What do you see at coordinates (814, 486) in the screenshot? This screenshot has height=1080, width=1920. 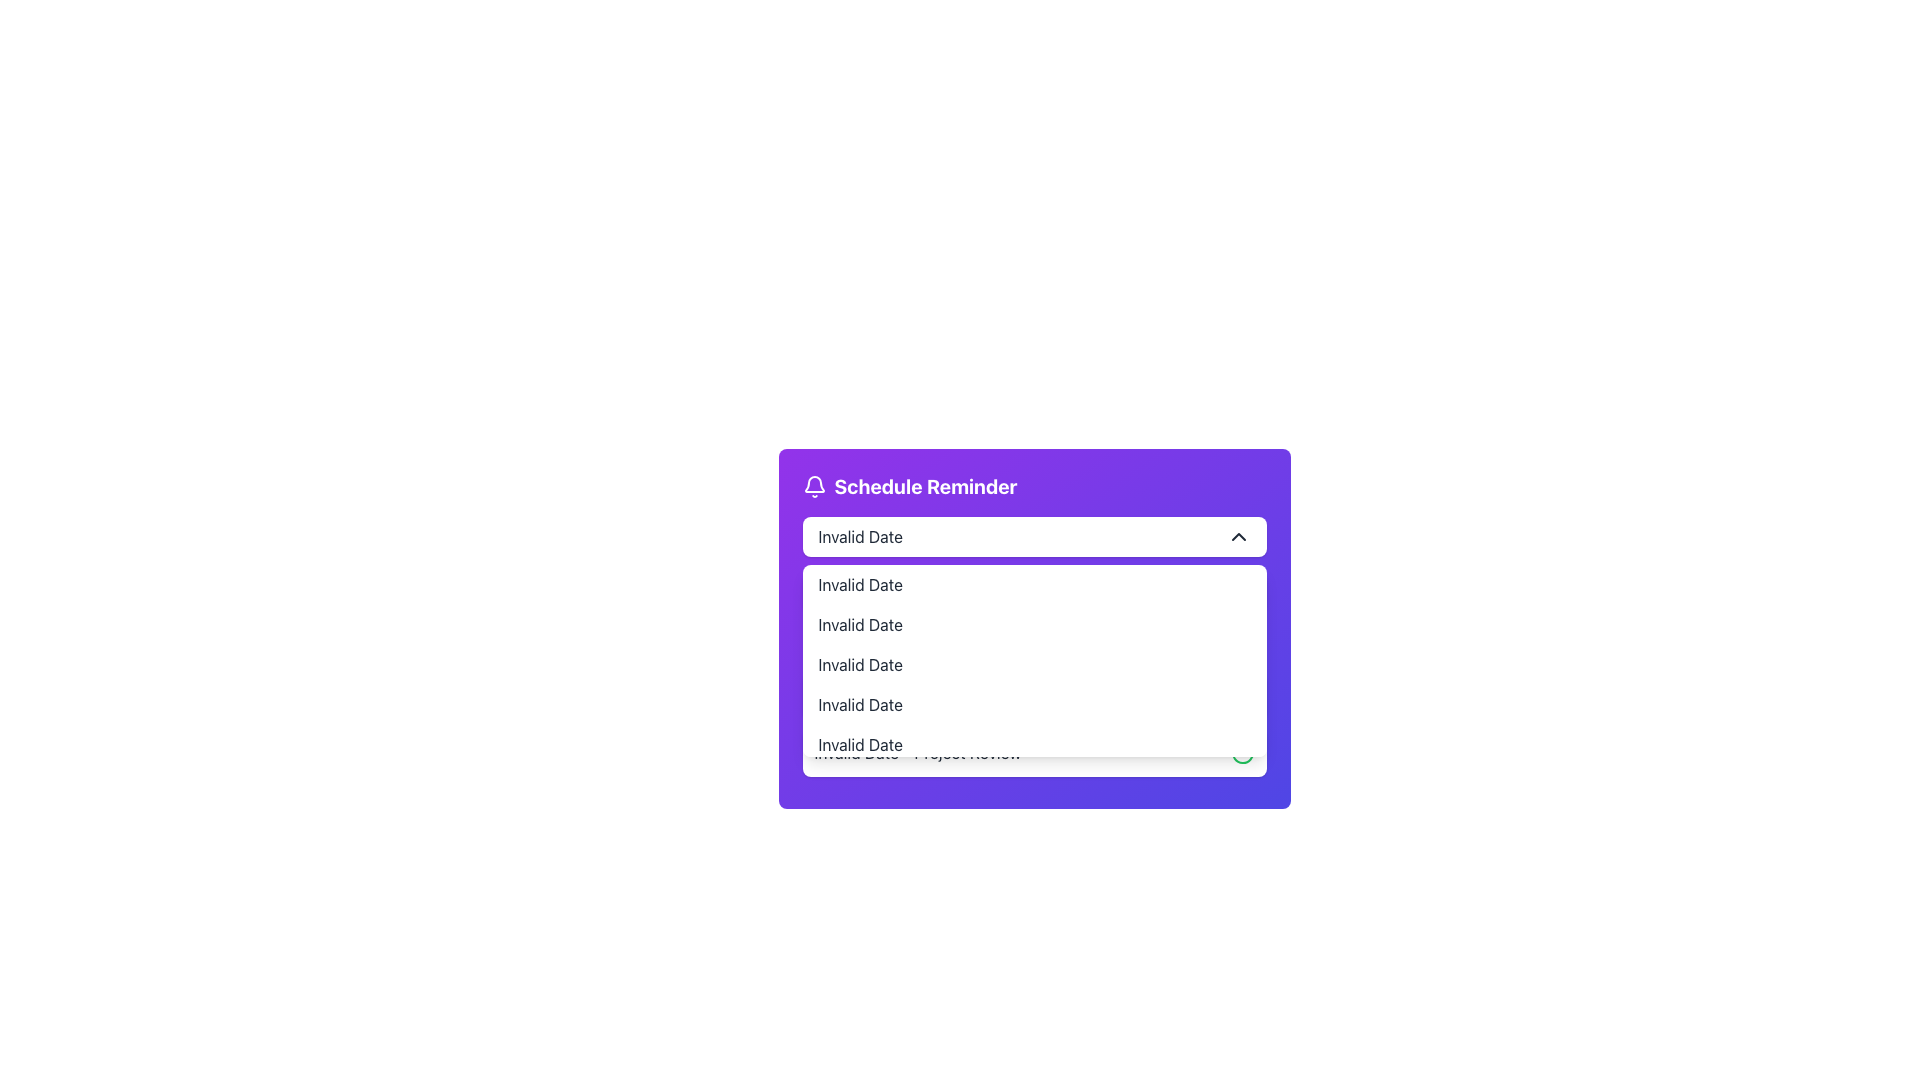 I see `the bell icon outlined in white with a small circular protrusion, located on a purple background within the header 'Schedule Reminder'` at bounding box center [814, 486].